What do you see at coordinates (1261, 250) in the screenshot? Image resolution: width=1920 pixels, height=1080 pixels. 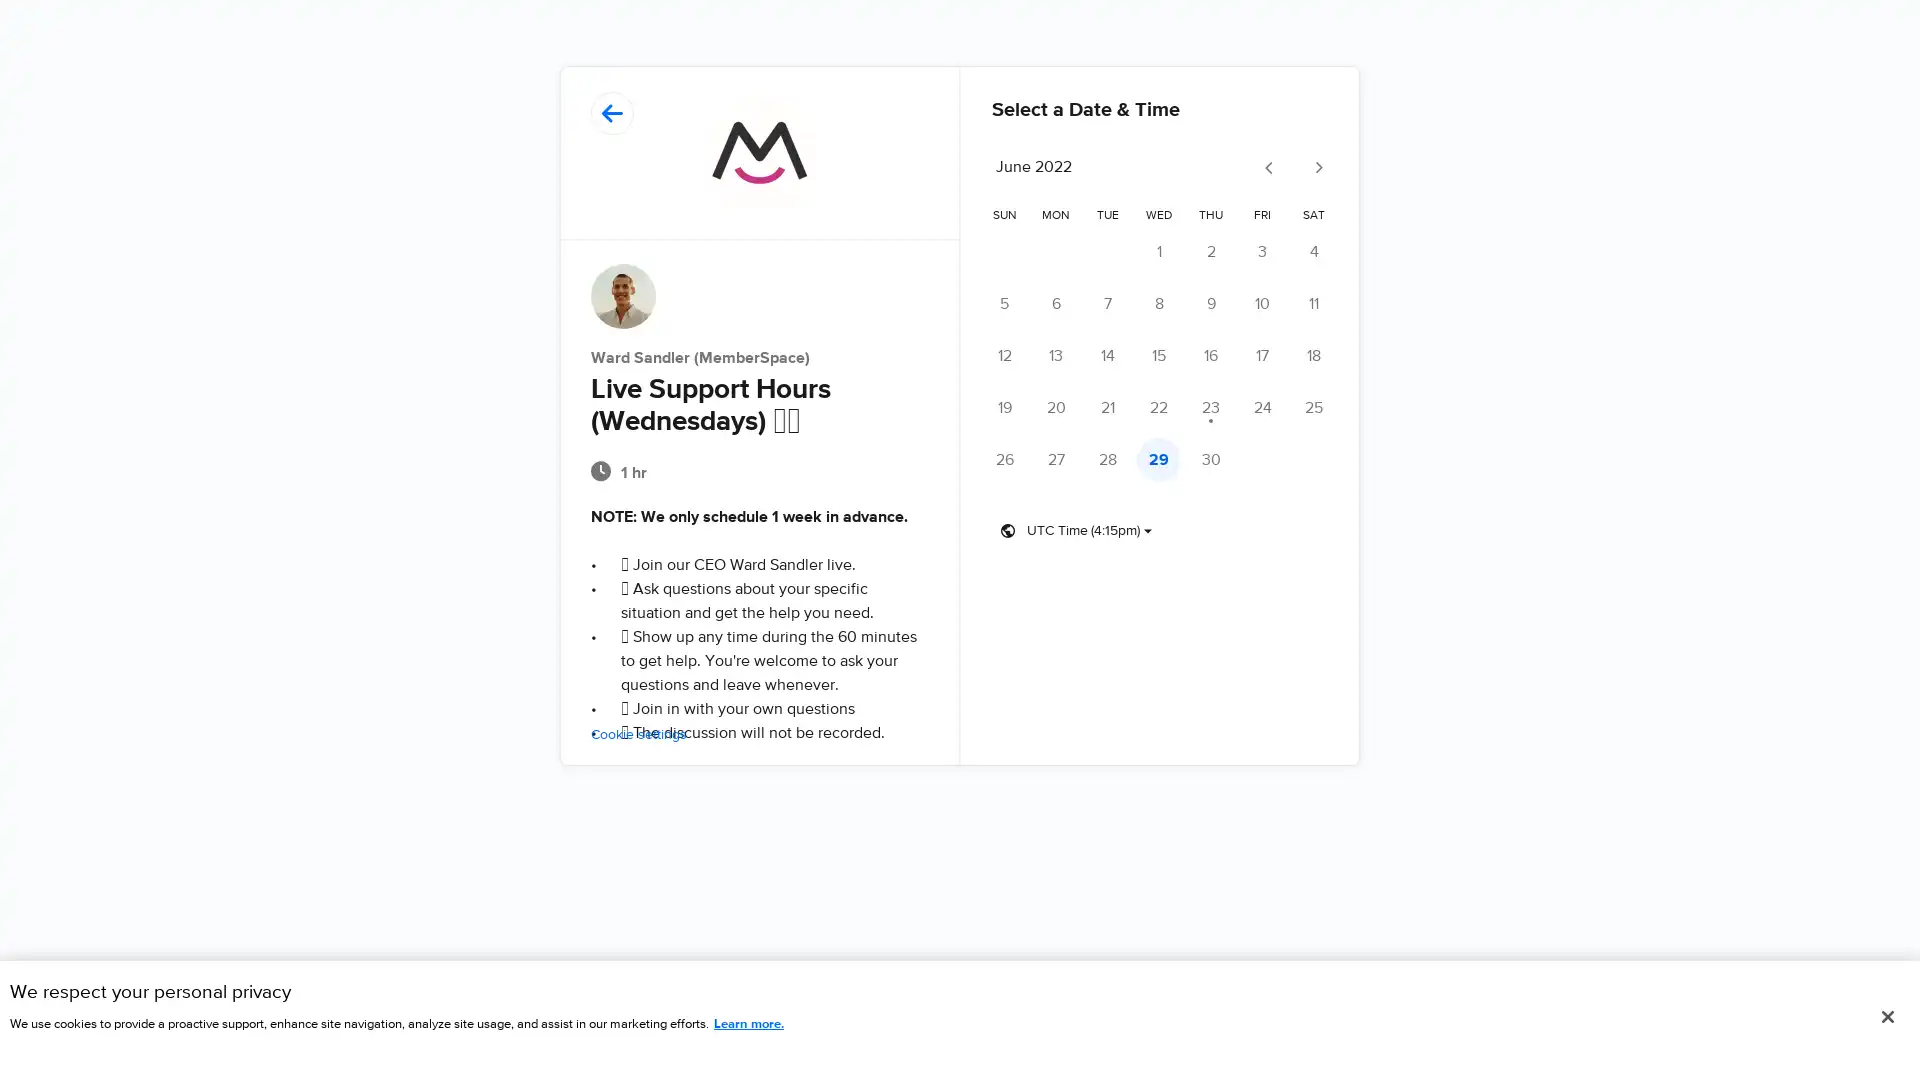 I see `Friday, June 3 - No times available` at bounding box center [1261, 250].